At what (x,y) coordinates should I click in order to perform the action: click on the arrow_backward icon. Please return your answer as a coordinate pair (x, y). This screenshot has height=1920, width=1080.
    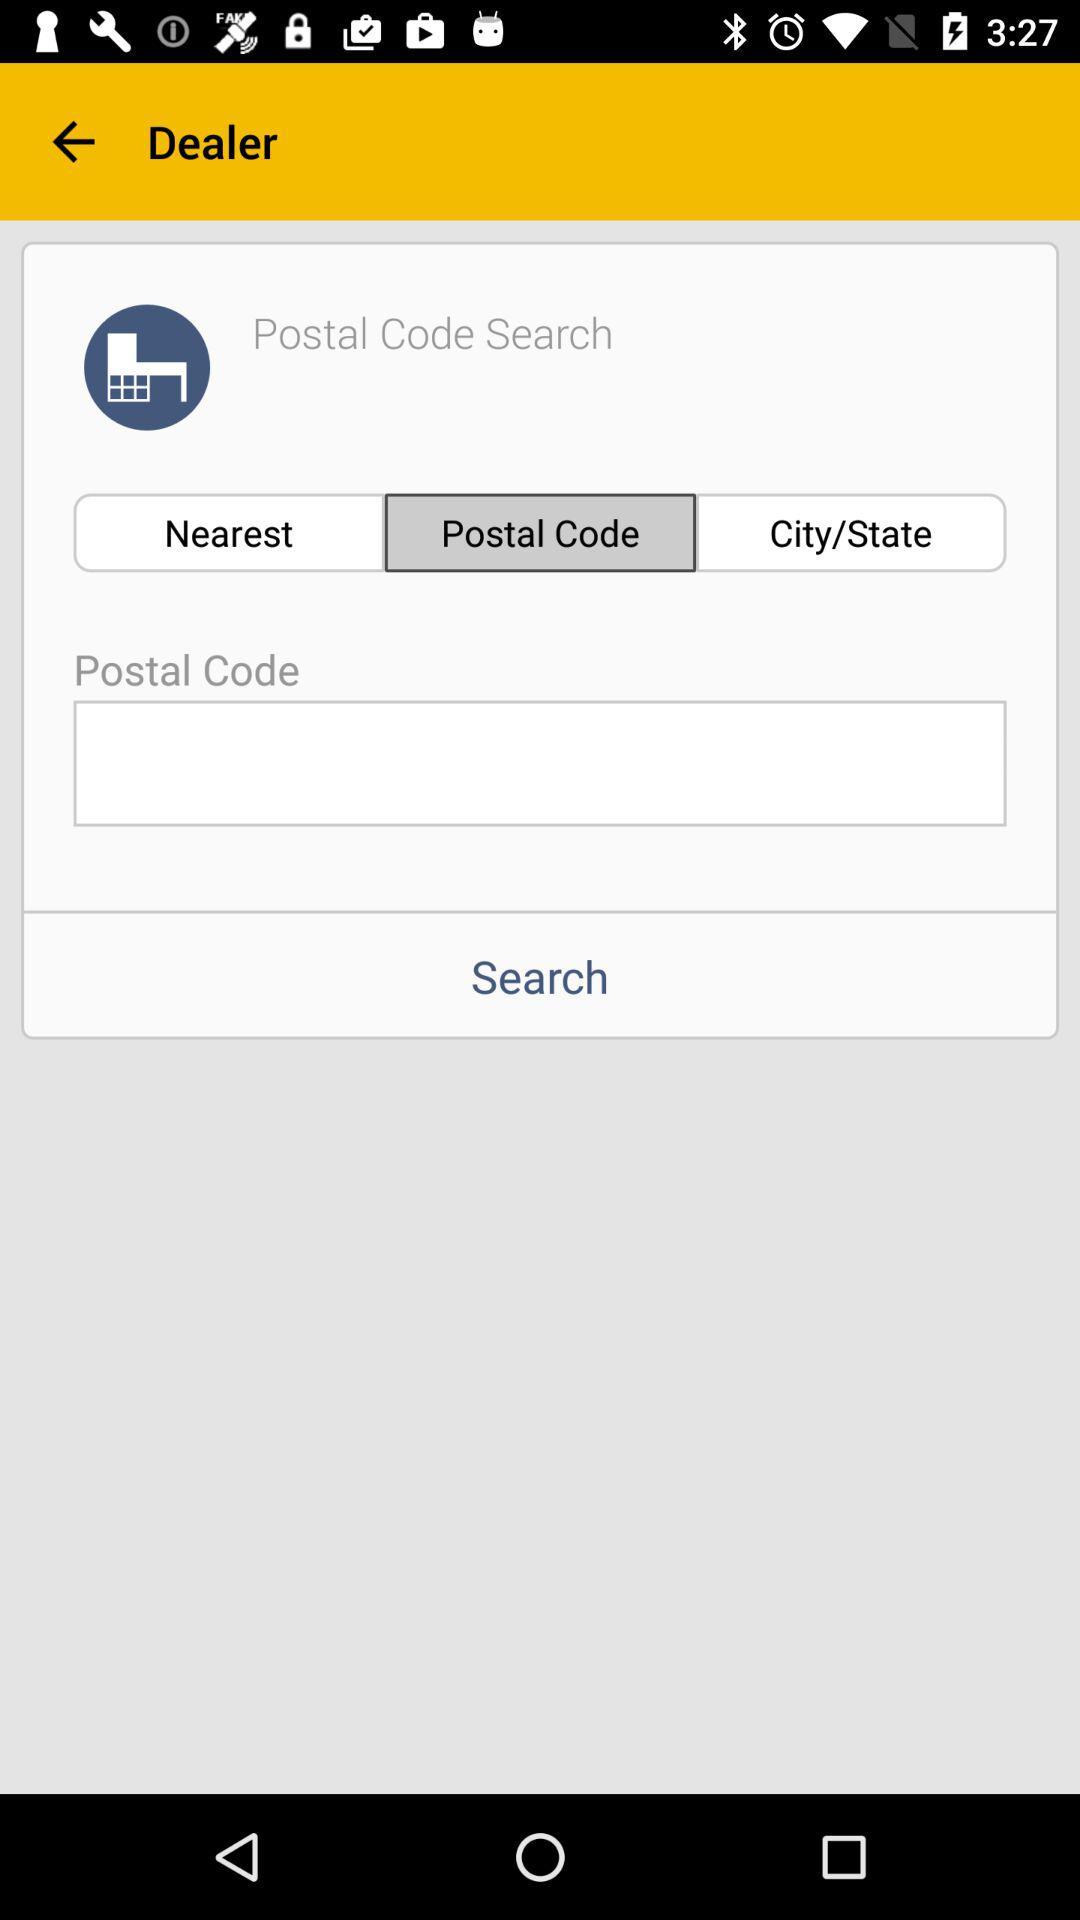
    Looking at the image, I should click on (72, 140).